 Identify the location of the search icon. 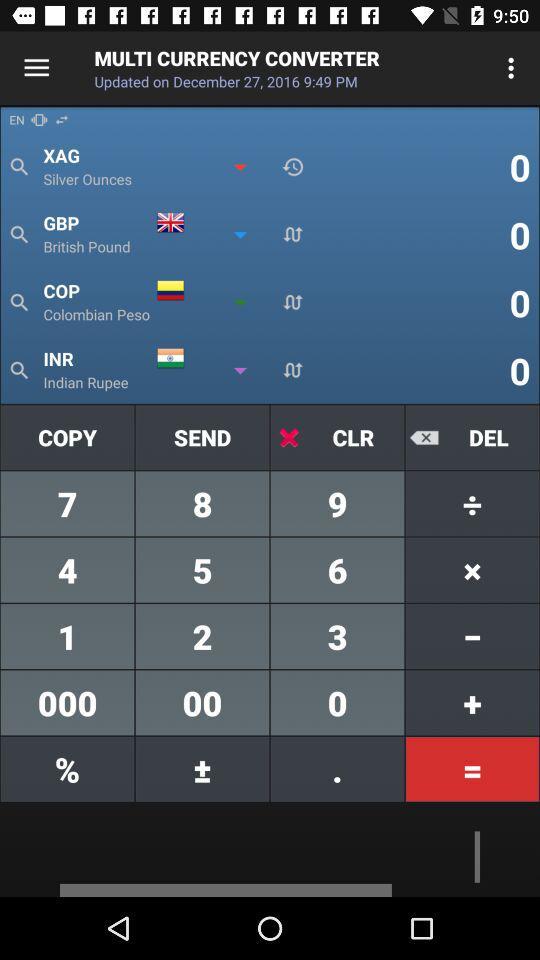
(18, 234).